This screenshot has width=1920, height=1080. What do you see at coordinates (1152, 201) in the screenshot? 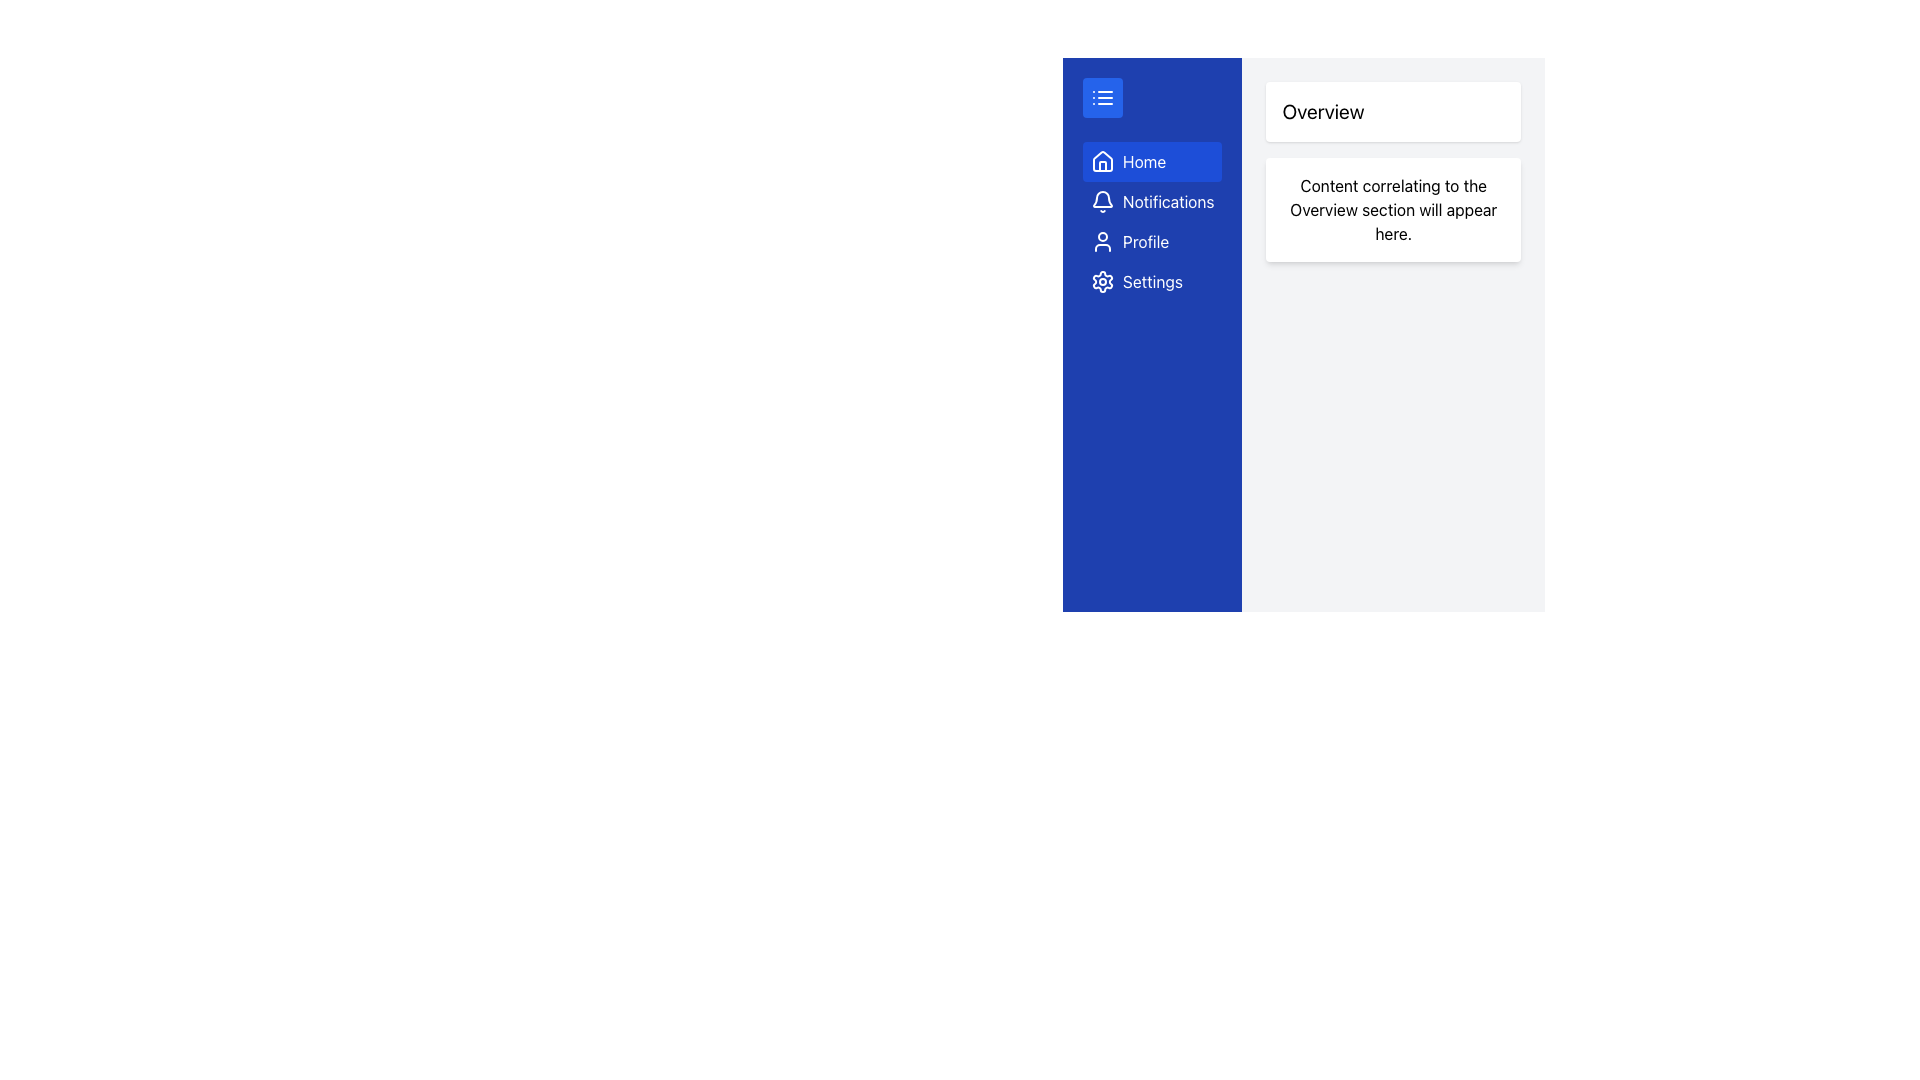
I see `the 'Notifications' navigation button located in the second position of the vertical navigation menu` at bounding box center [1152, 201].